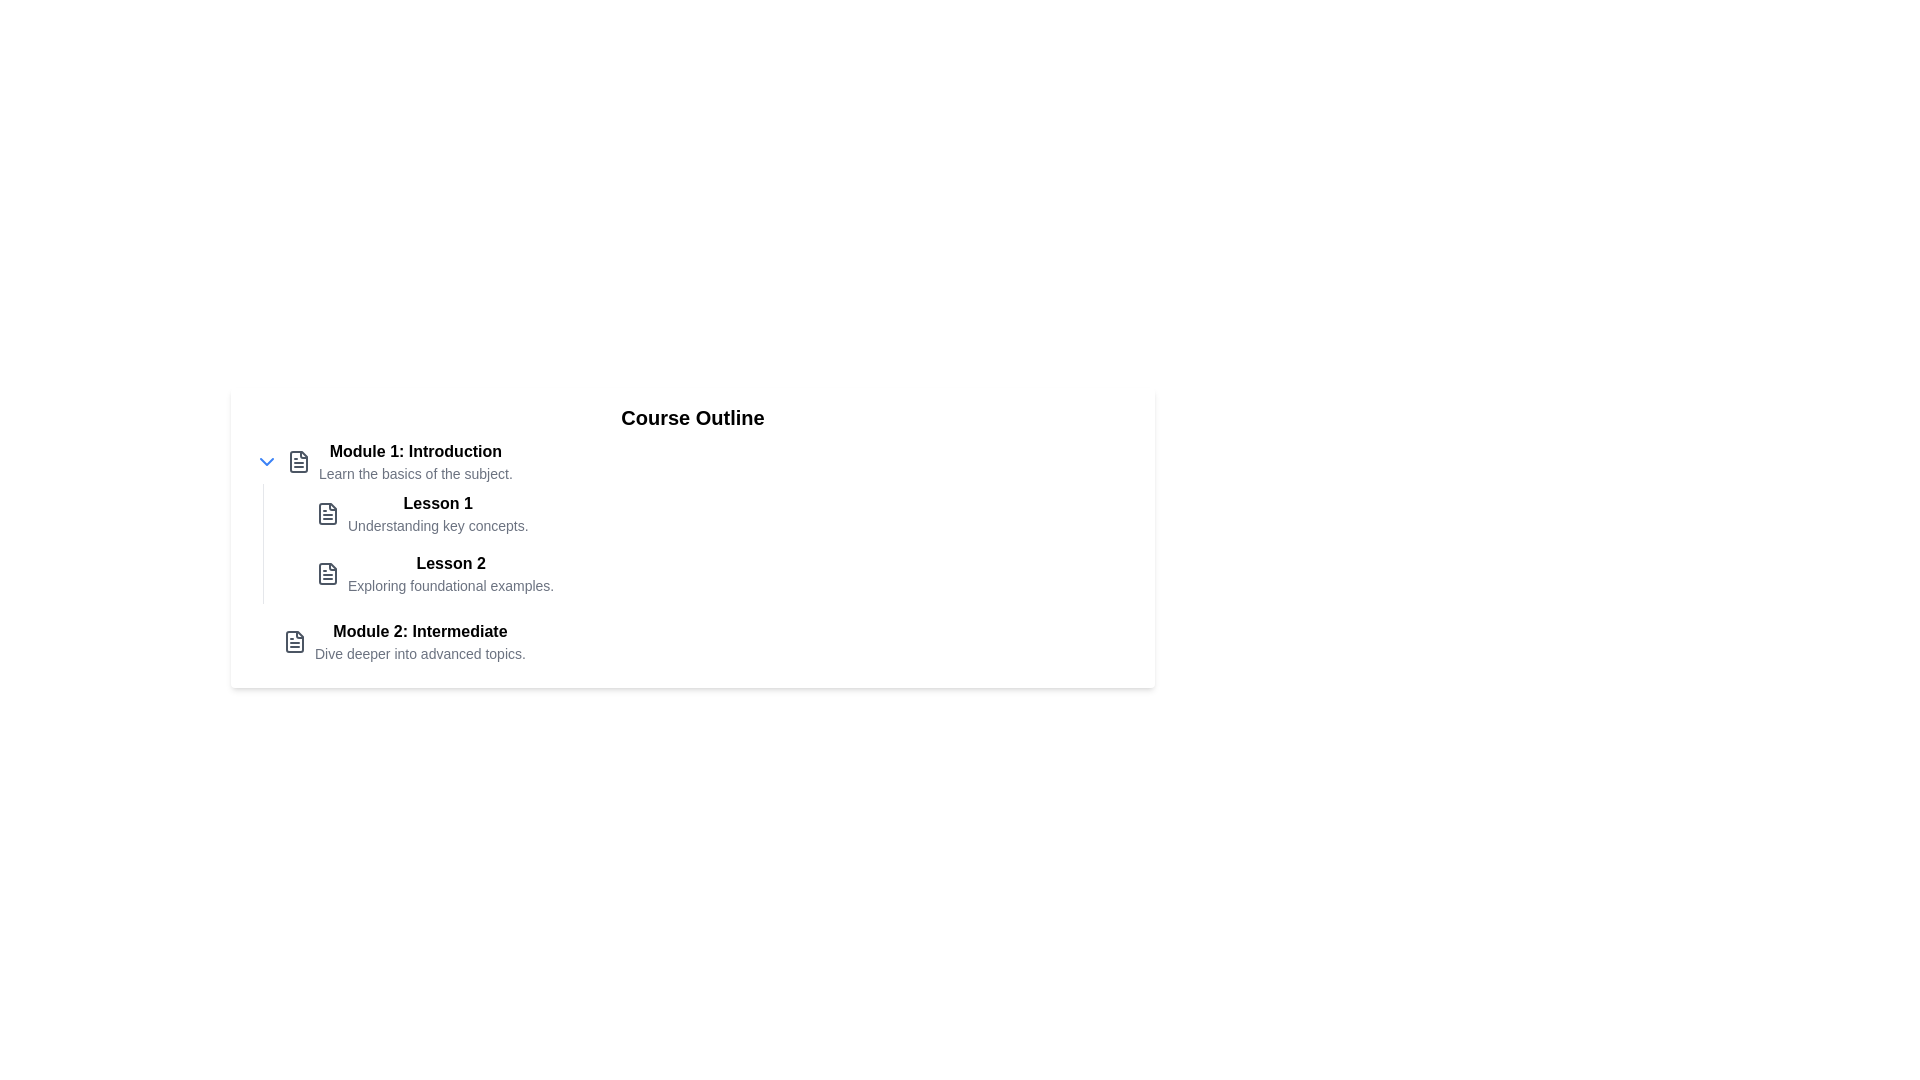  What do you see at coordinates (705, 574) in the screenshot?
I see `the second list item in the course outline` at bounding box center [705, 574].